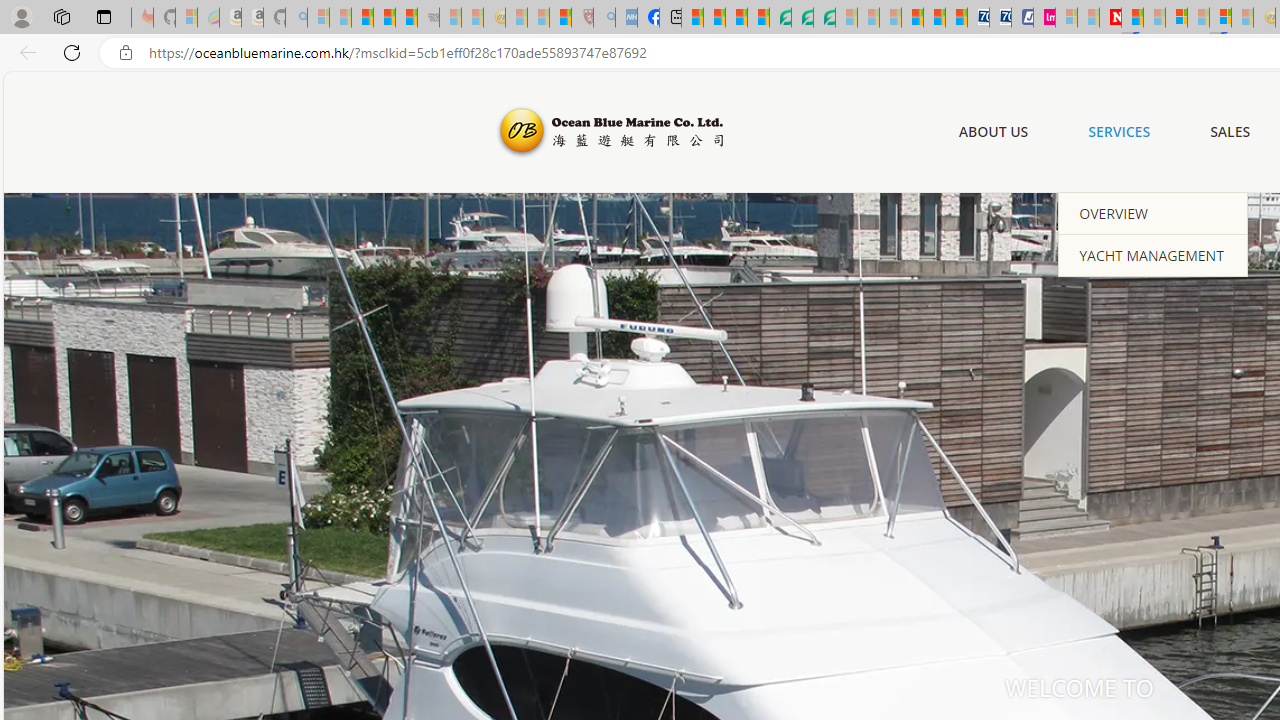 The image size is (1280, 720). Describe the element at coordinates (405, 17) in the screenshot. I see `'New Report Confirms 2023 Was Record Hot | Watch'` at that location.